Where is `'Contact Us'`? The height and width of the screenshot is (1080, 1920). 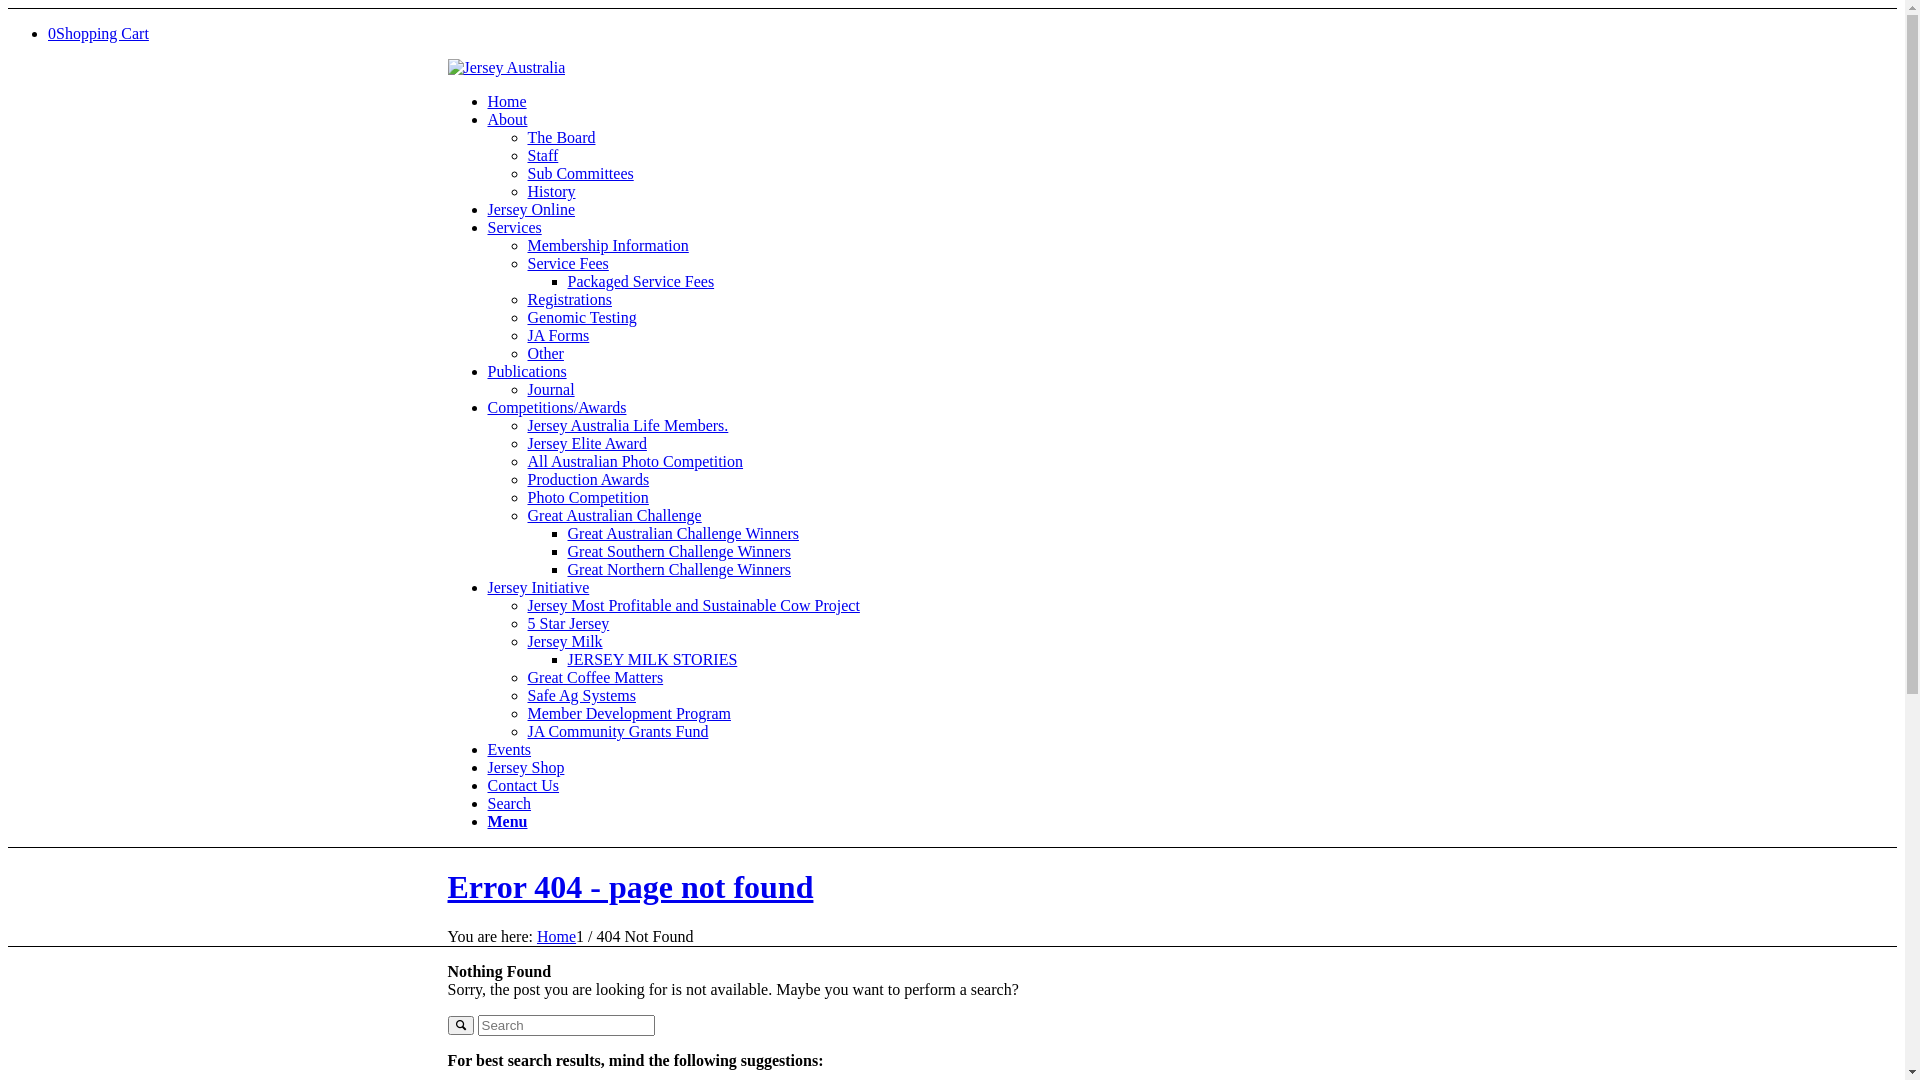 'Contact Us' is located at coordinates (523, 784).